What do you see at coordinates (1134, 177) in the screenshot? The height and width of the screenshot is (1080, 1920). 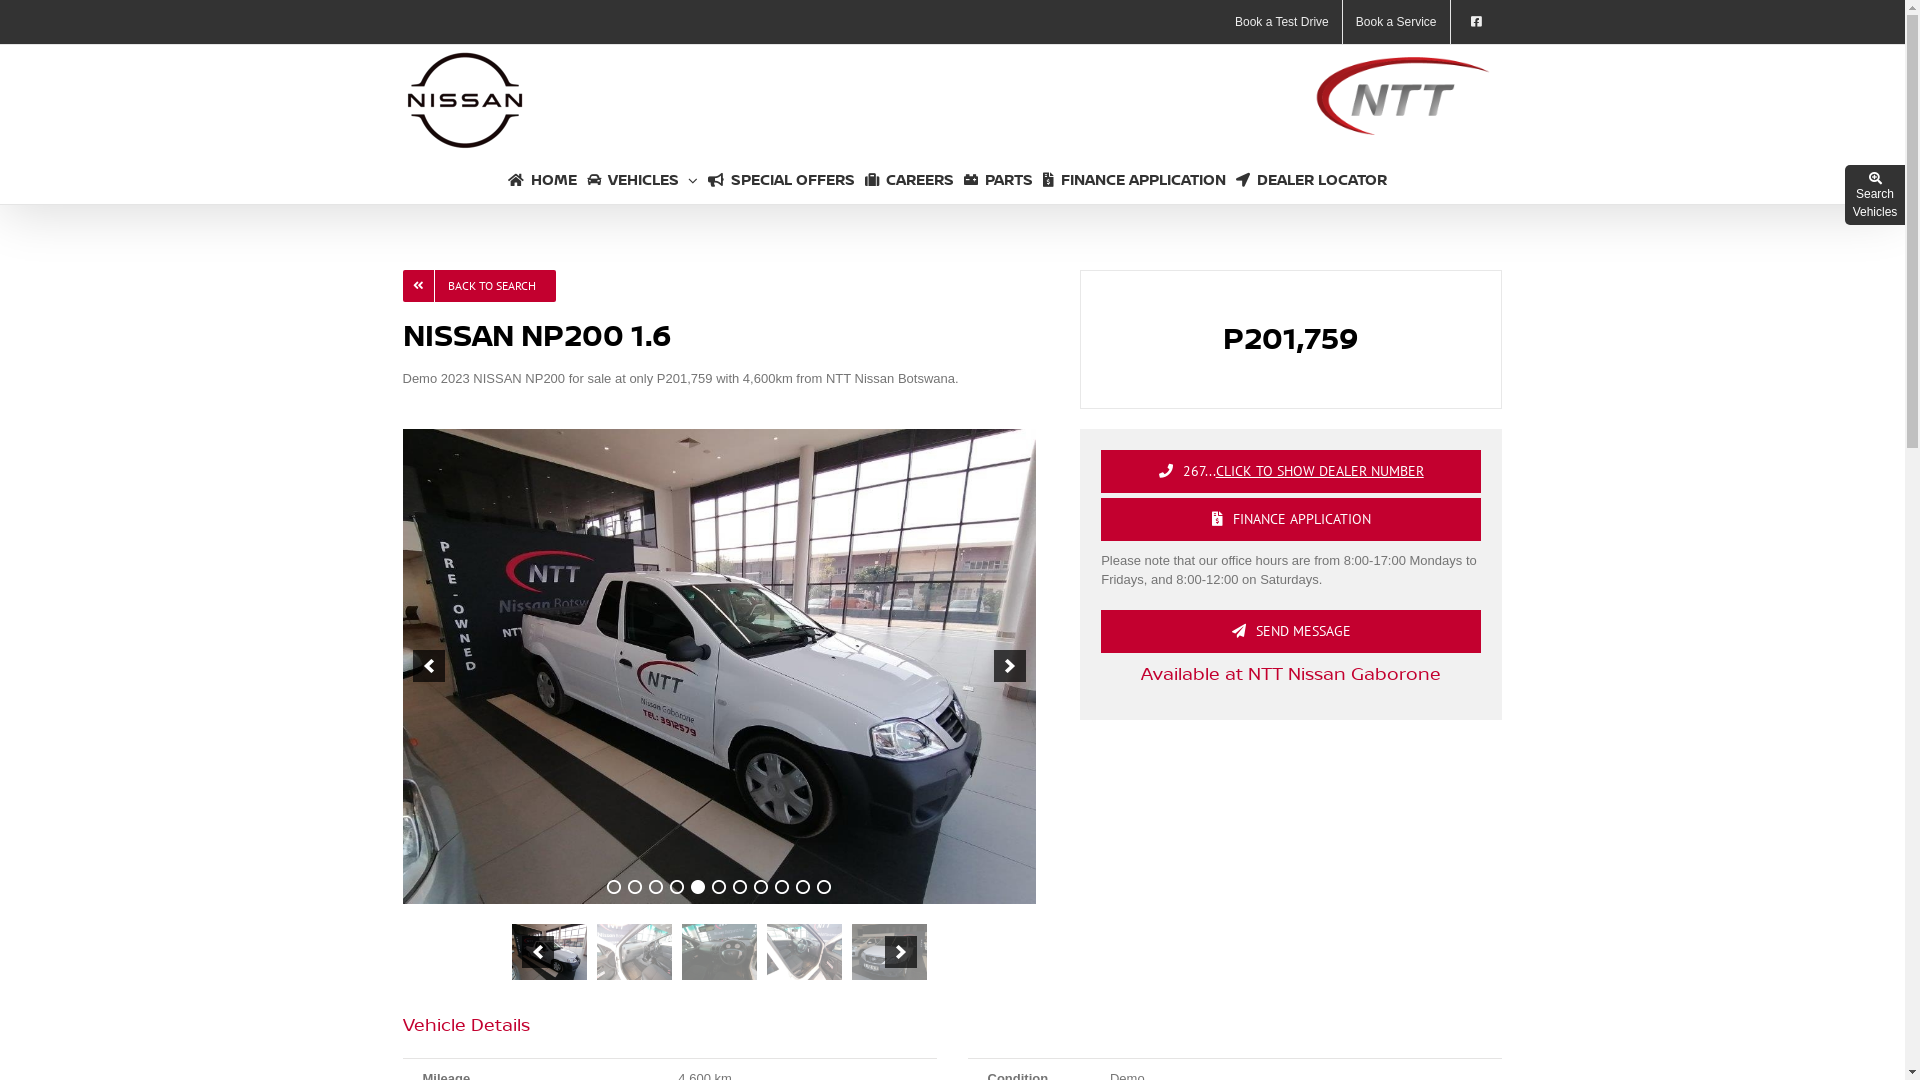 I see `'FINANCE APPLICATION'` at bounding box center [1134, 177].